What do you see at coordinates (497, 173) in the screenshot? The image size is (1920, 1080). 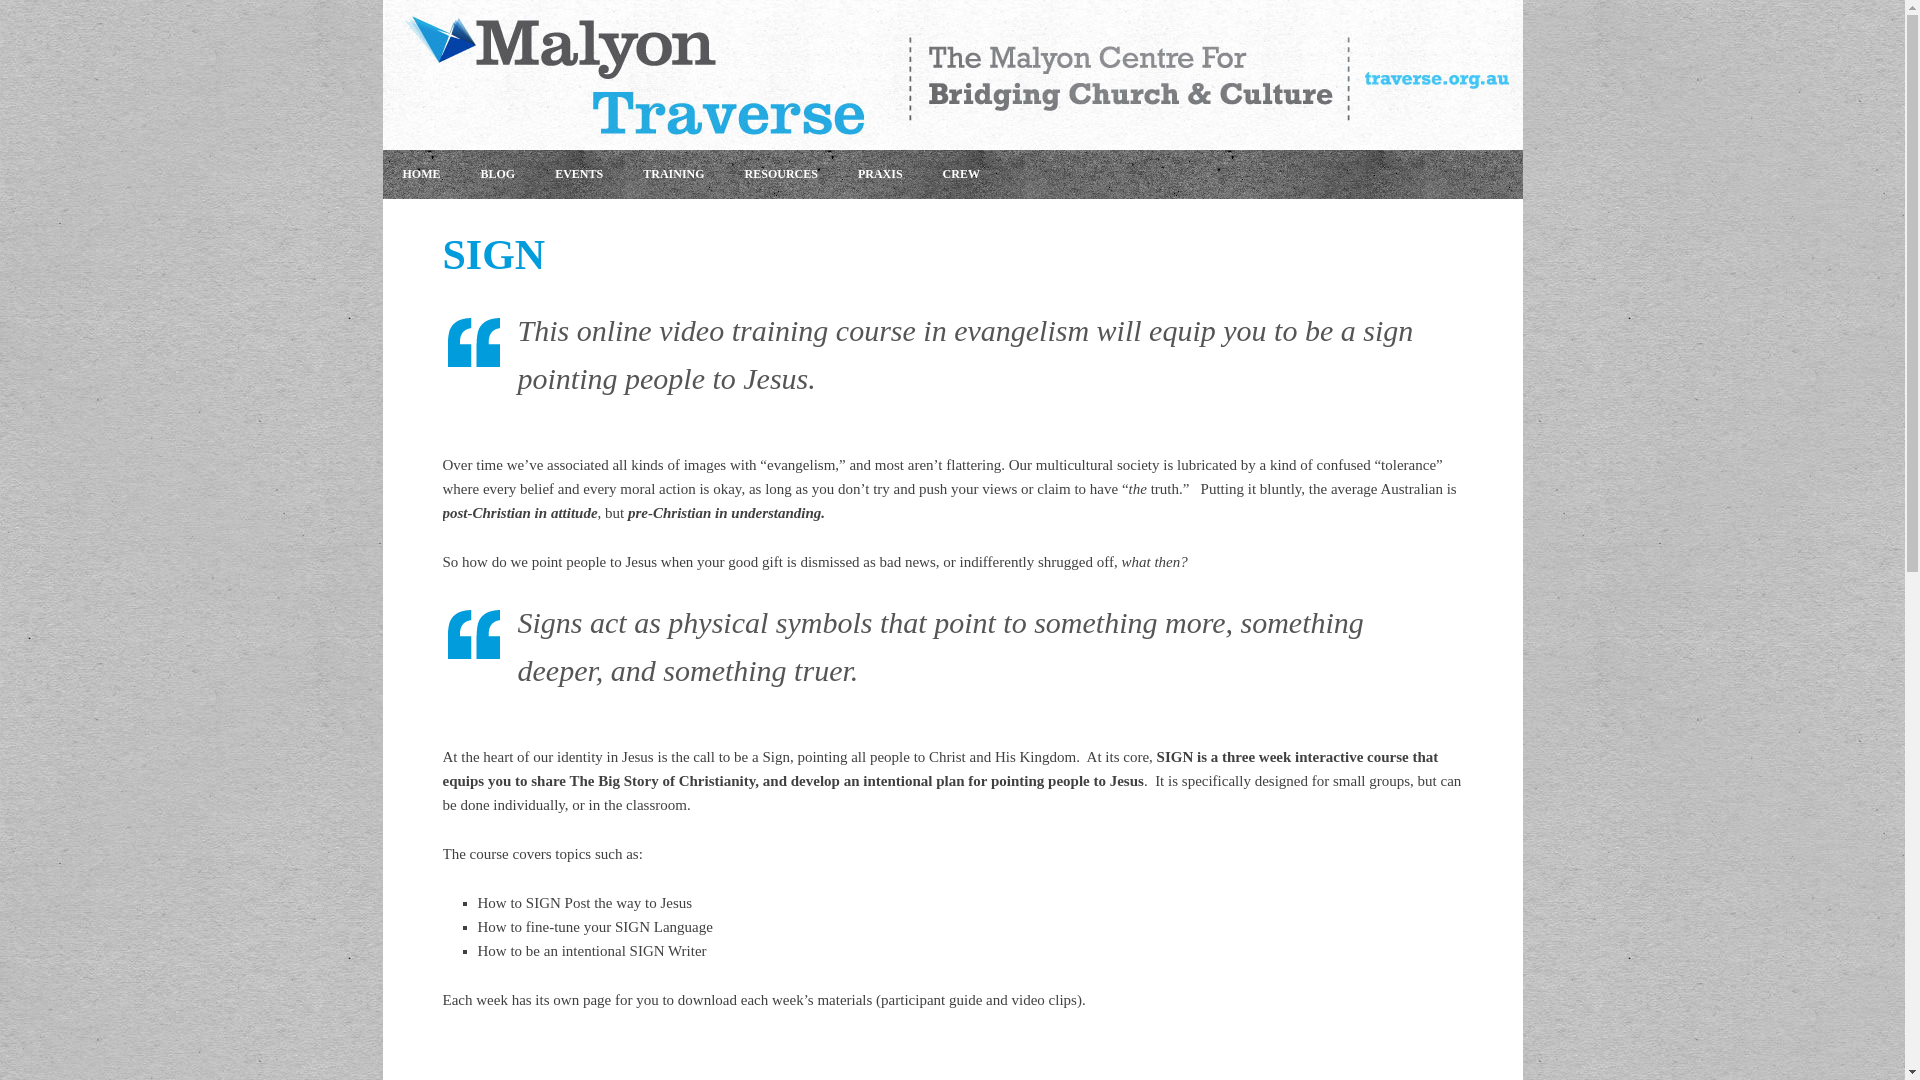 I see `'BLOG'` at bounding box center [497, 173].